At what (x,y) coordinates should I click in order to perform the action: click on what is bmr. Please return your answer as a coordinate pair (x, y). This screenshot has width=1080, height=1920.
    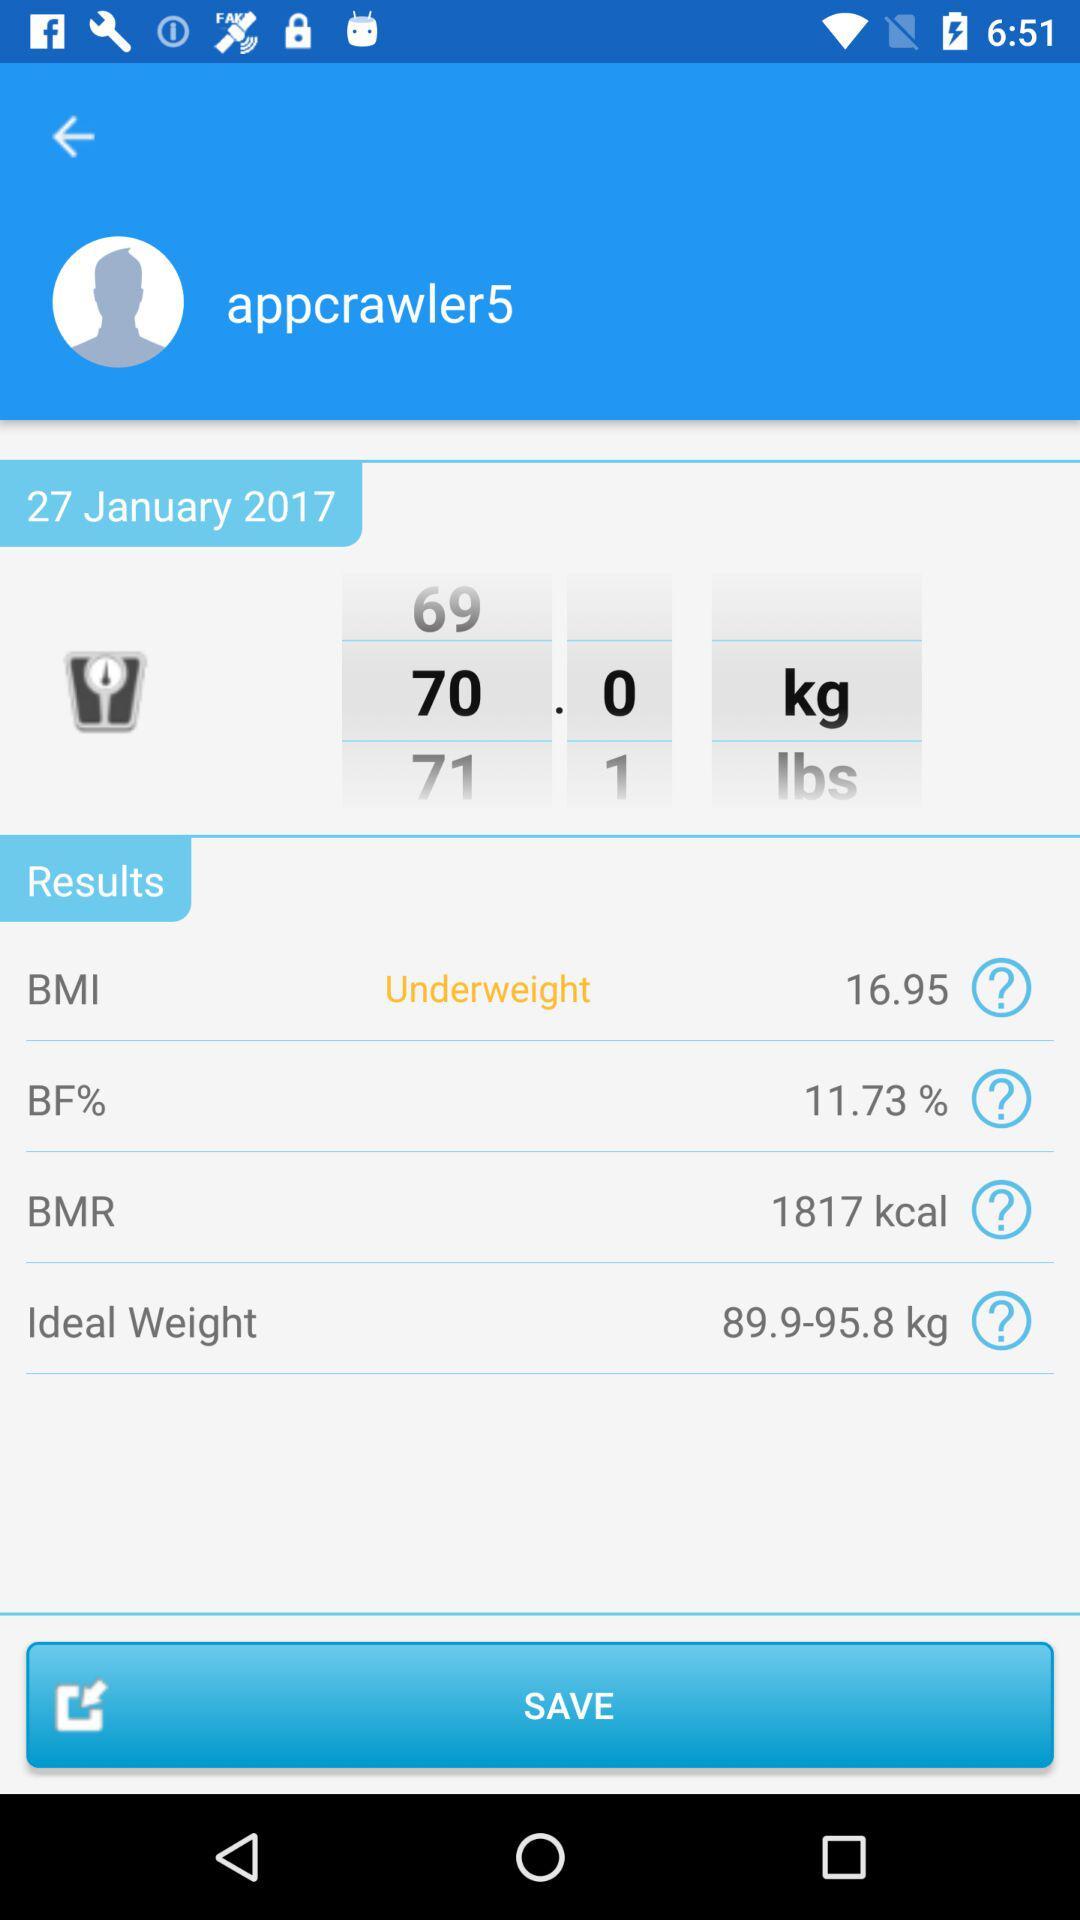
    Looking at the image, I should click on (1001, 1208).